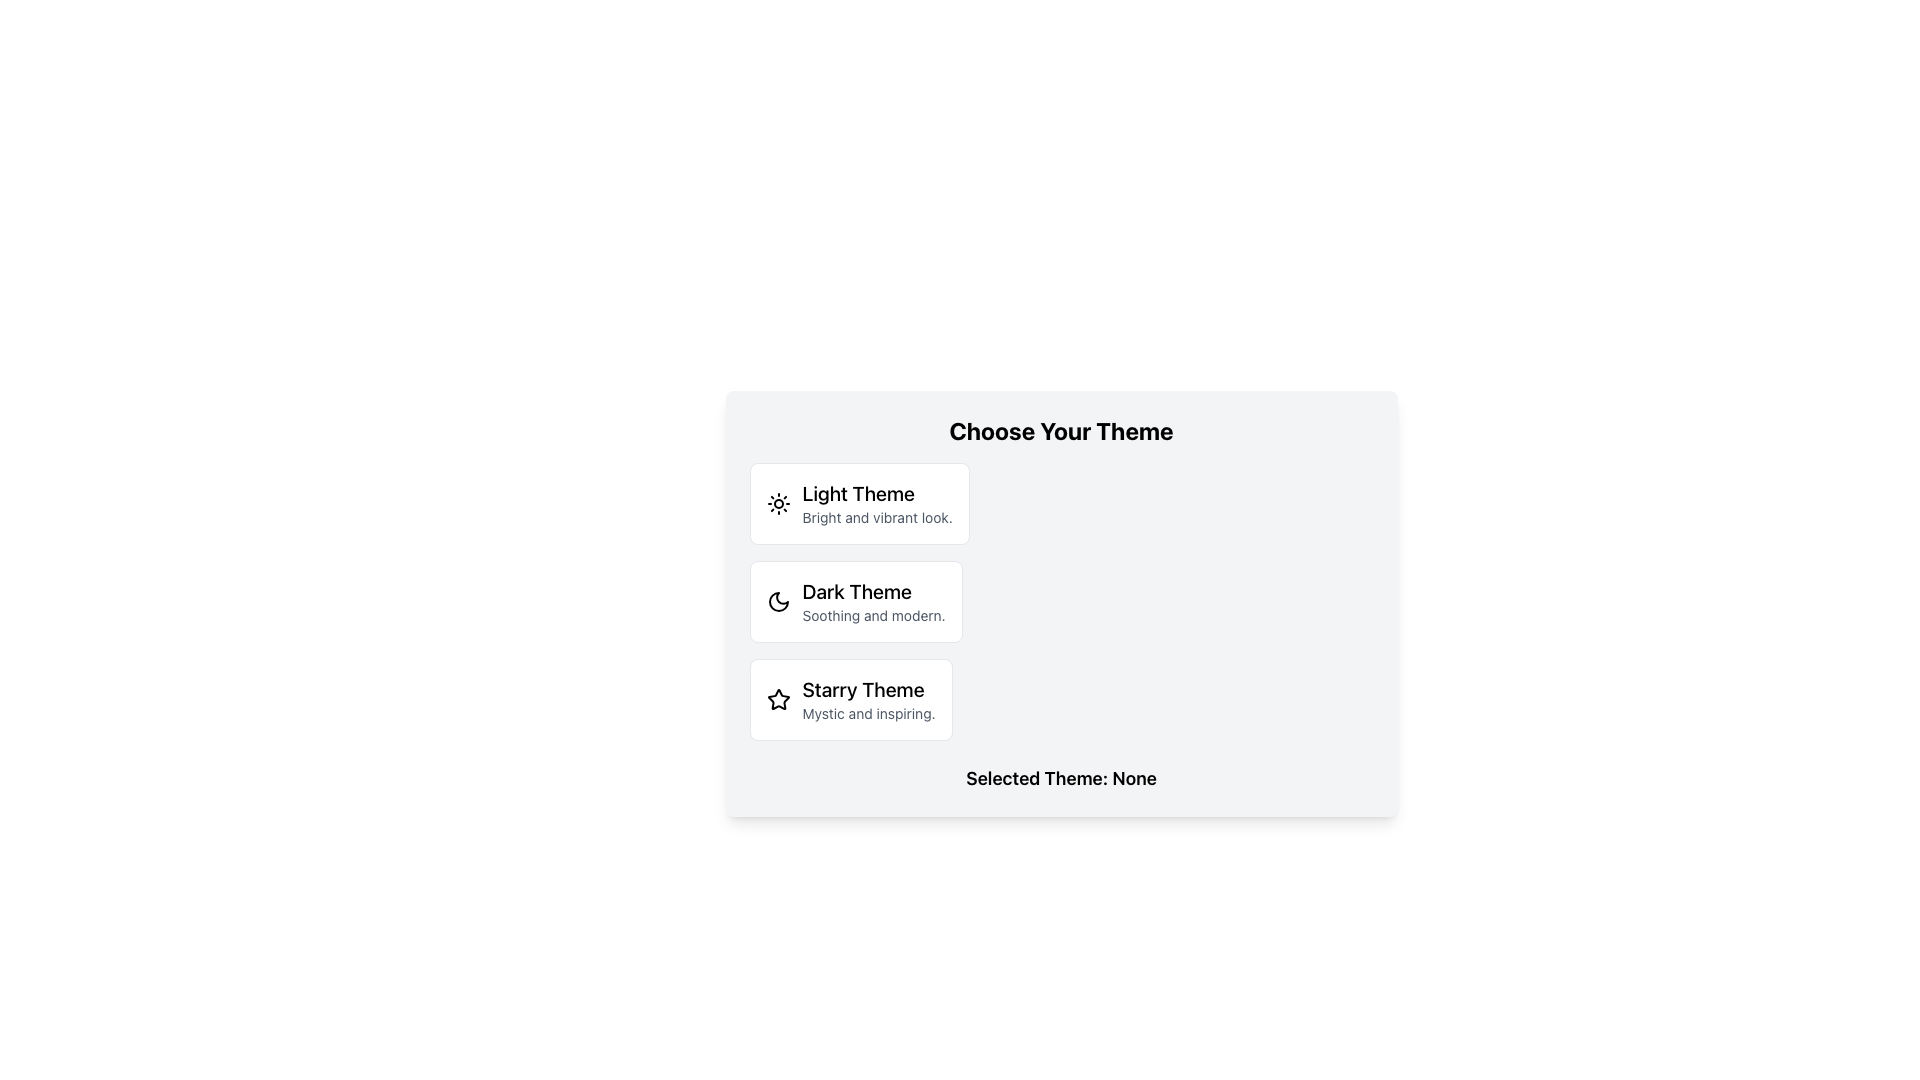 The width and height of the screenshot is (1920, 1080). What do you see at coordinates (877, 516) in the screenshot?
I see `text label that says 'Bright and vibrant look.' which is styled in a smaller gray font and is positioned directly beneath the 'Light Theme' title` at bounding box center [877, 516].